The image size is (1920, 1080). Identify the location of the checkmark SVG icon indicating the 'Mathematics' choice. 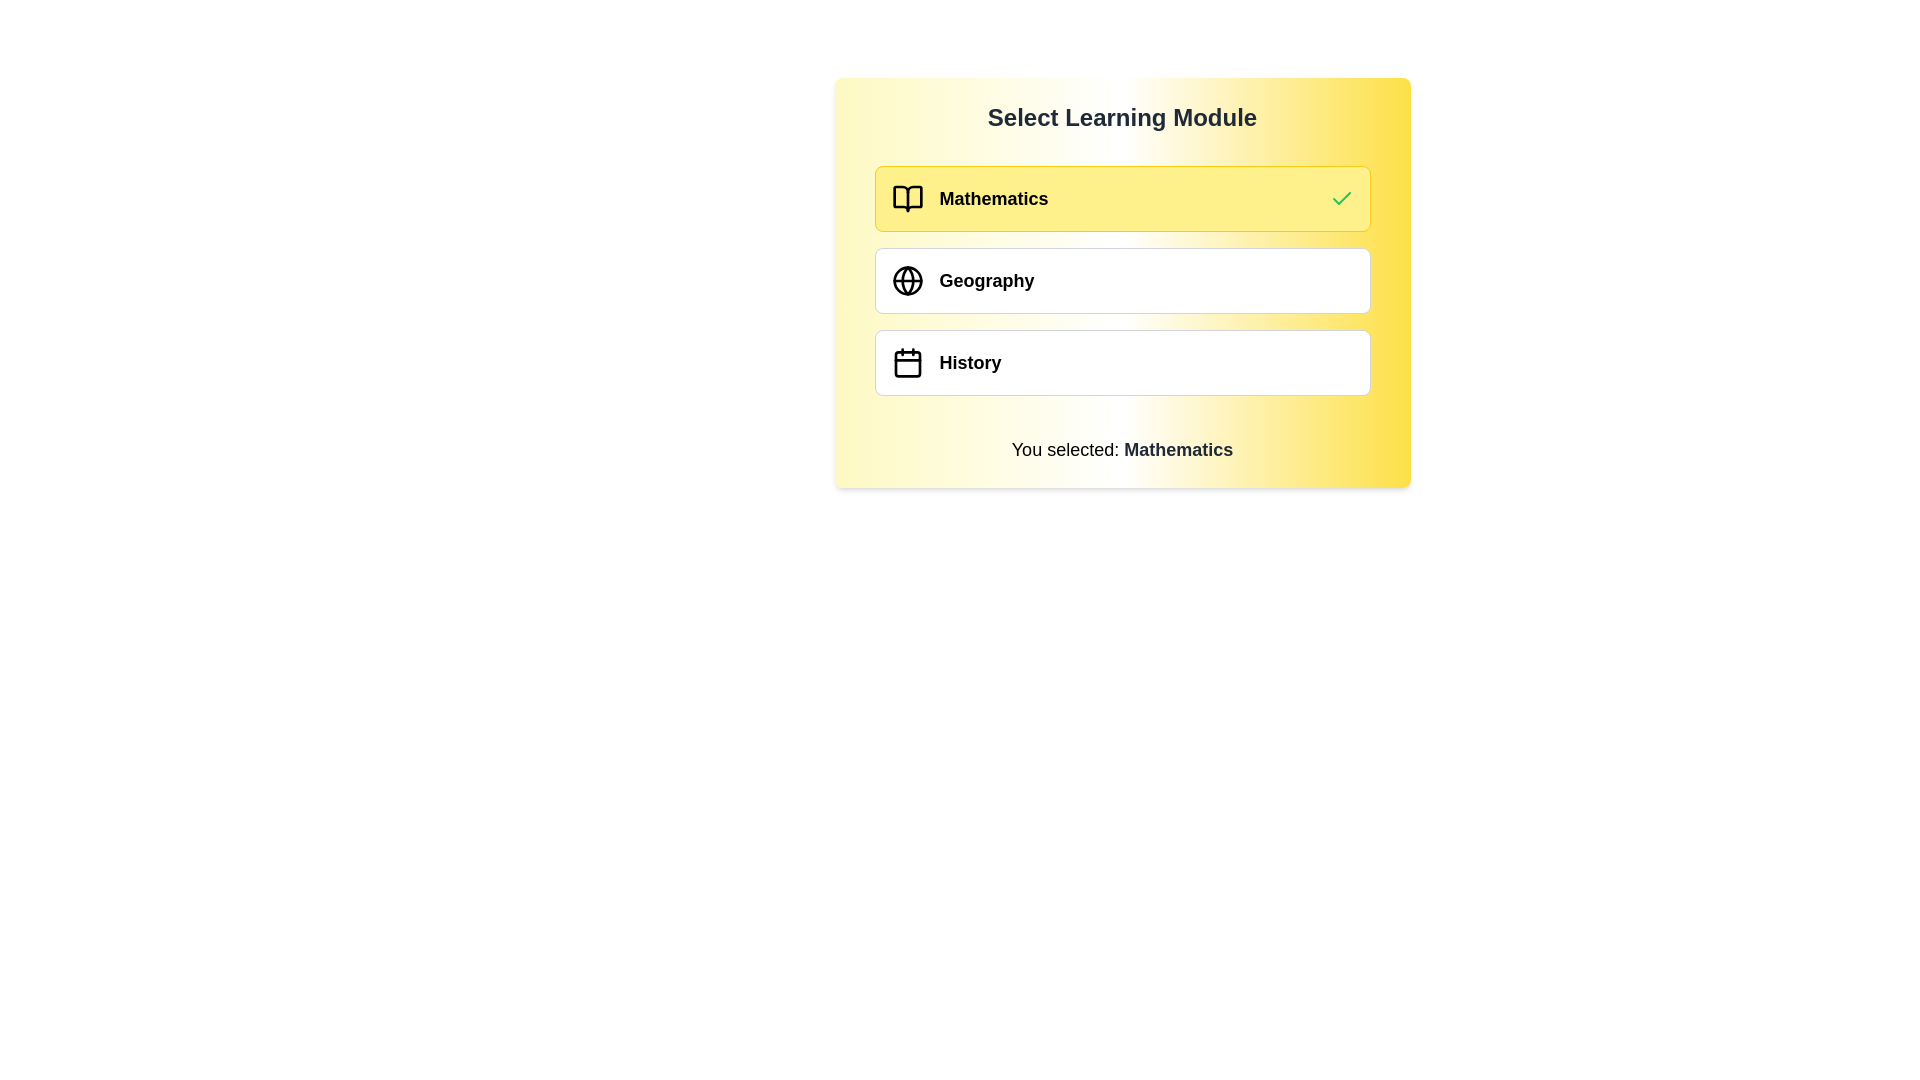
(1341, 198).